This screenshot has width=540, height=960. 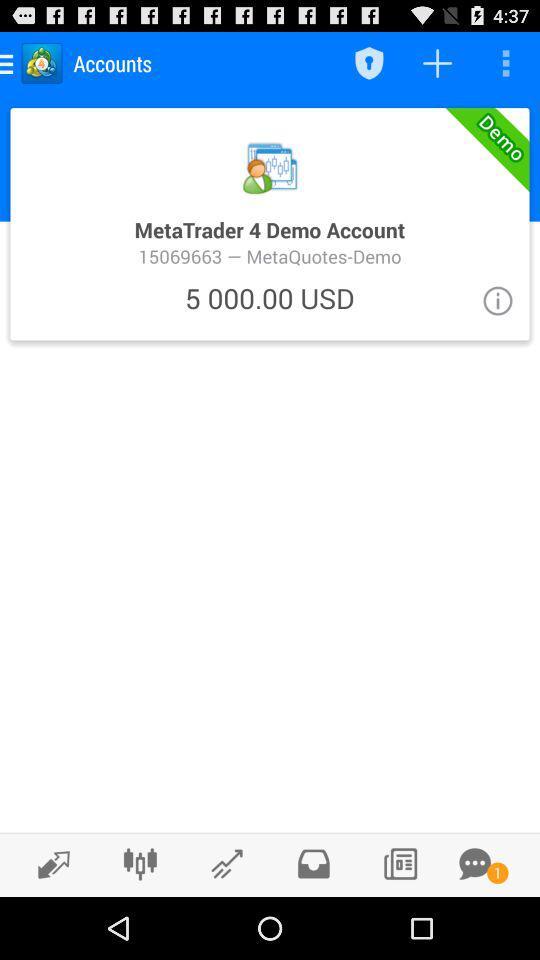 What do you see at coordinates (48, 863) in the screenshot?
I see `exchange funds` at bounding box center [48, 863].